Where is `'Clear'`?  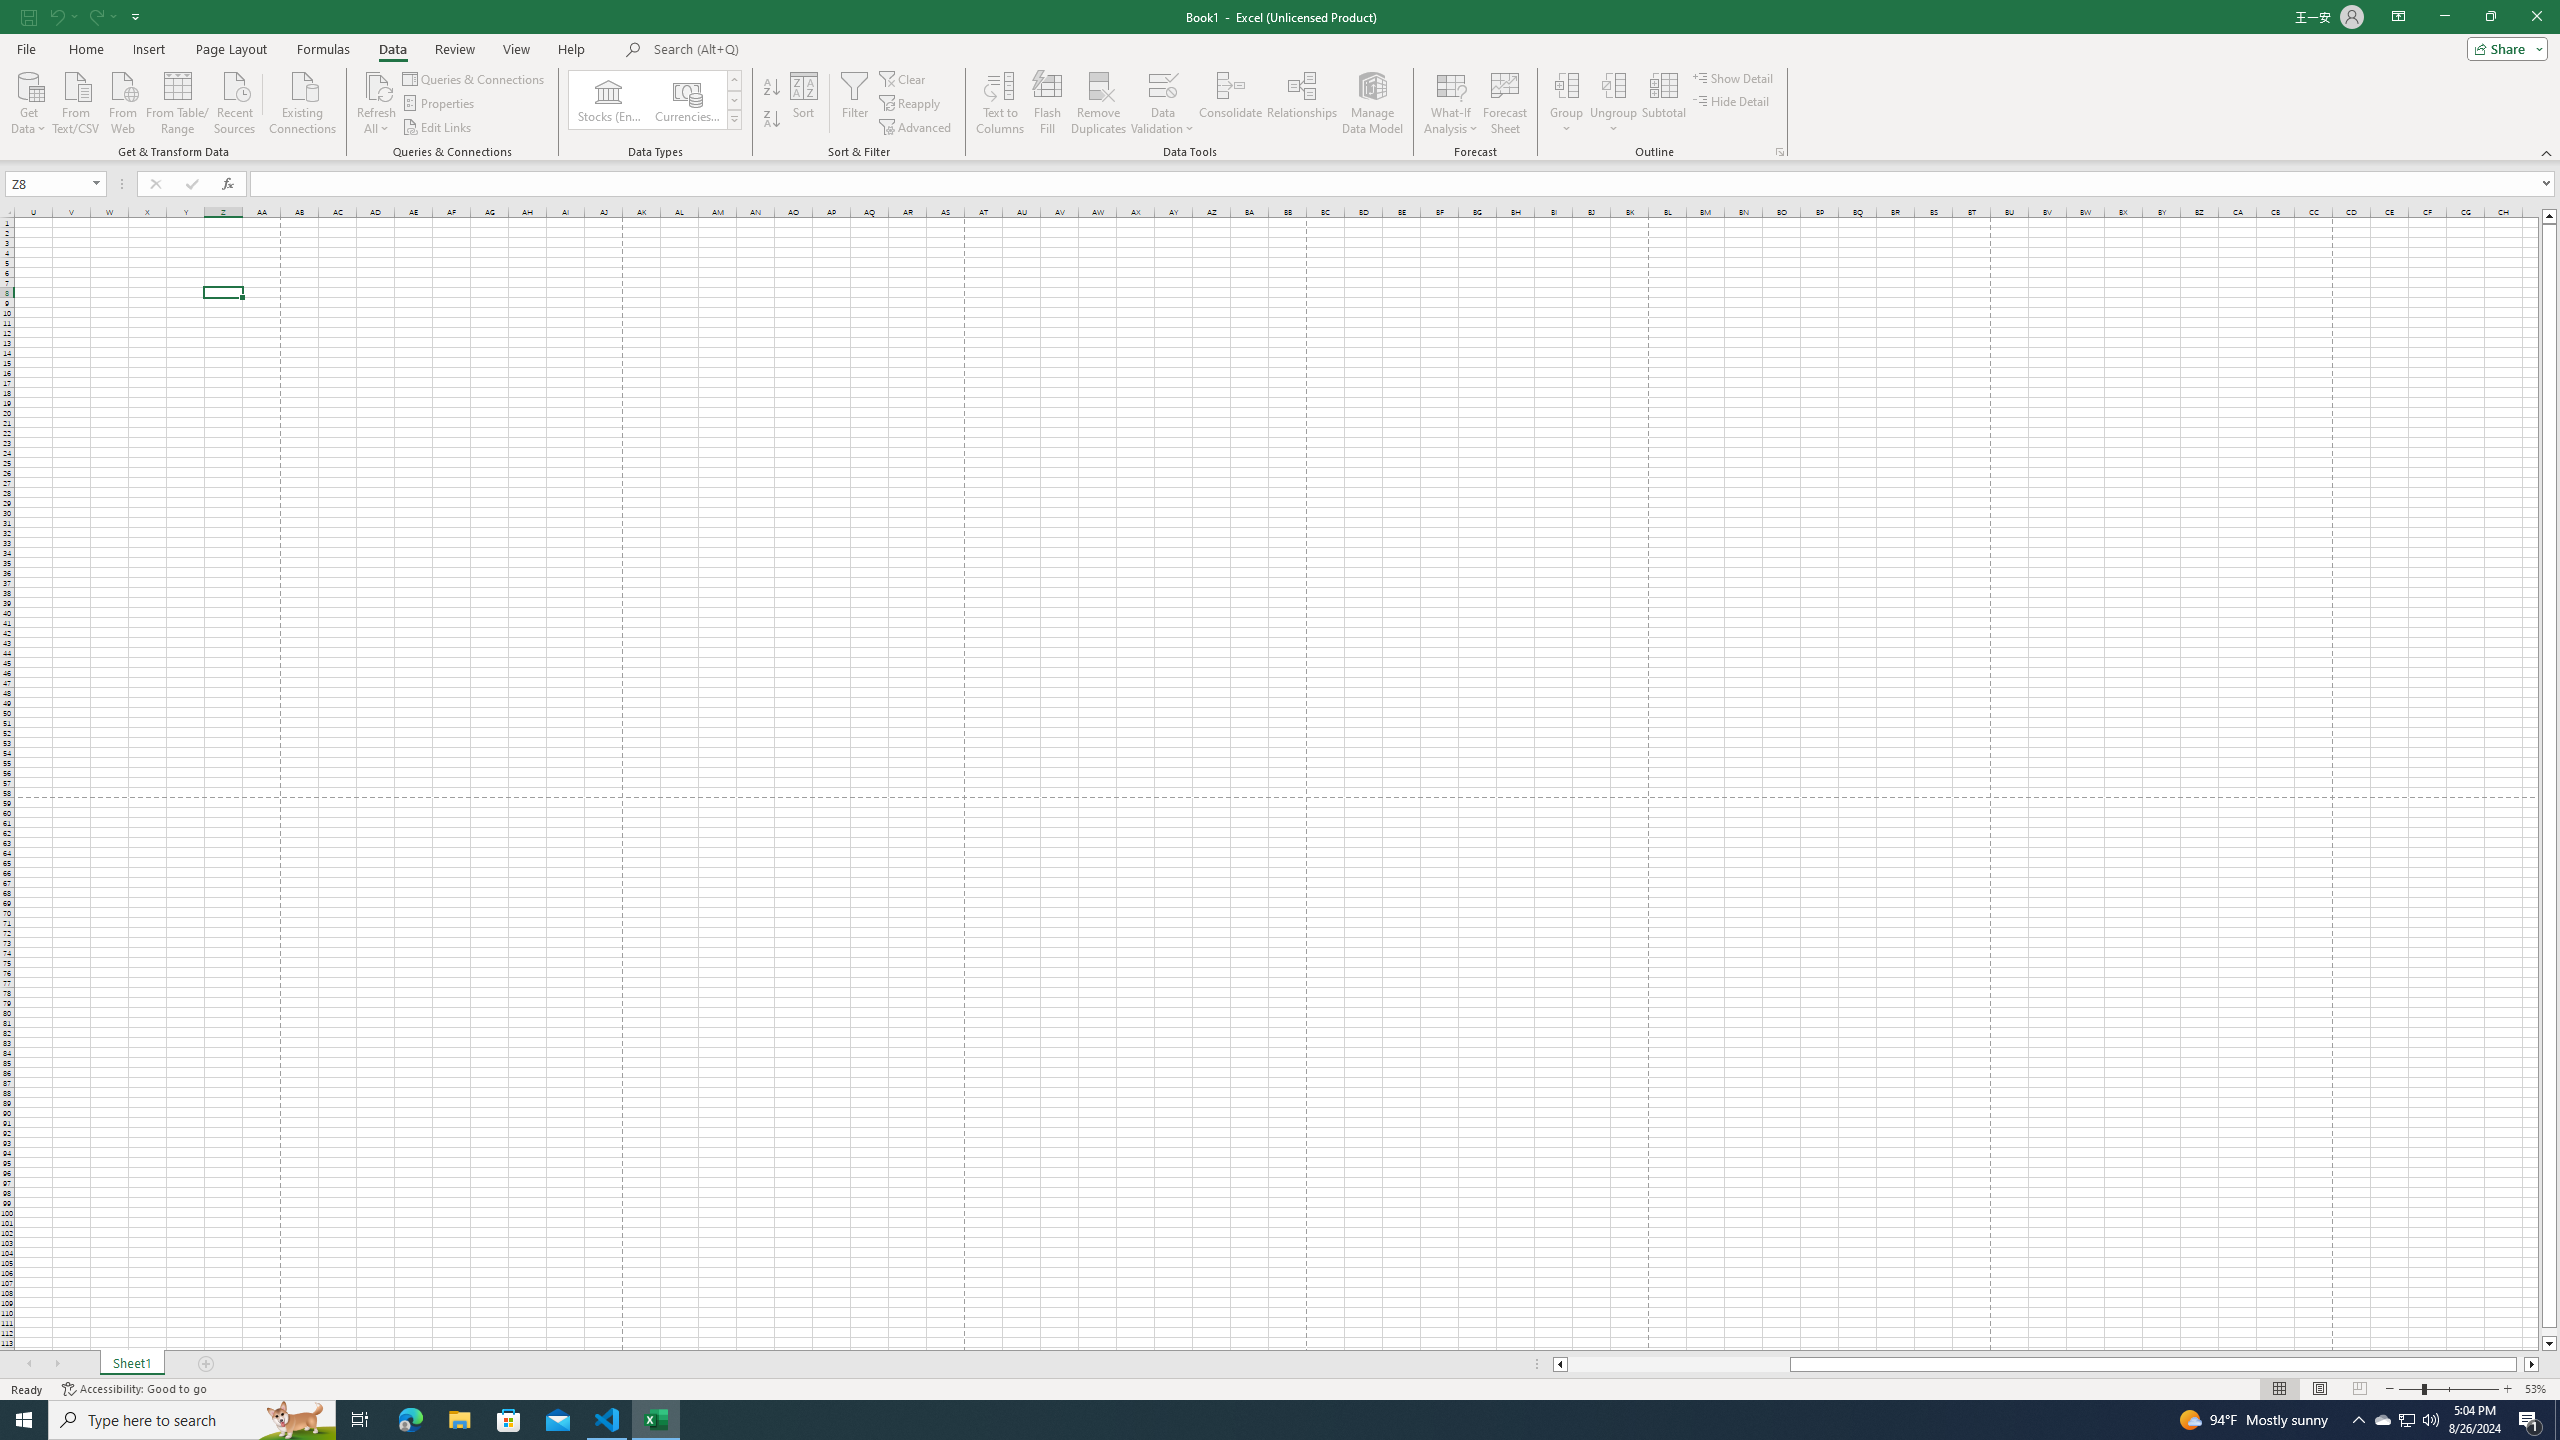
'Clear' is located at coordinates (902, 78).